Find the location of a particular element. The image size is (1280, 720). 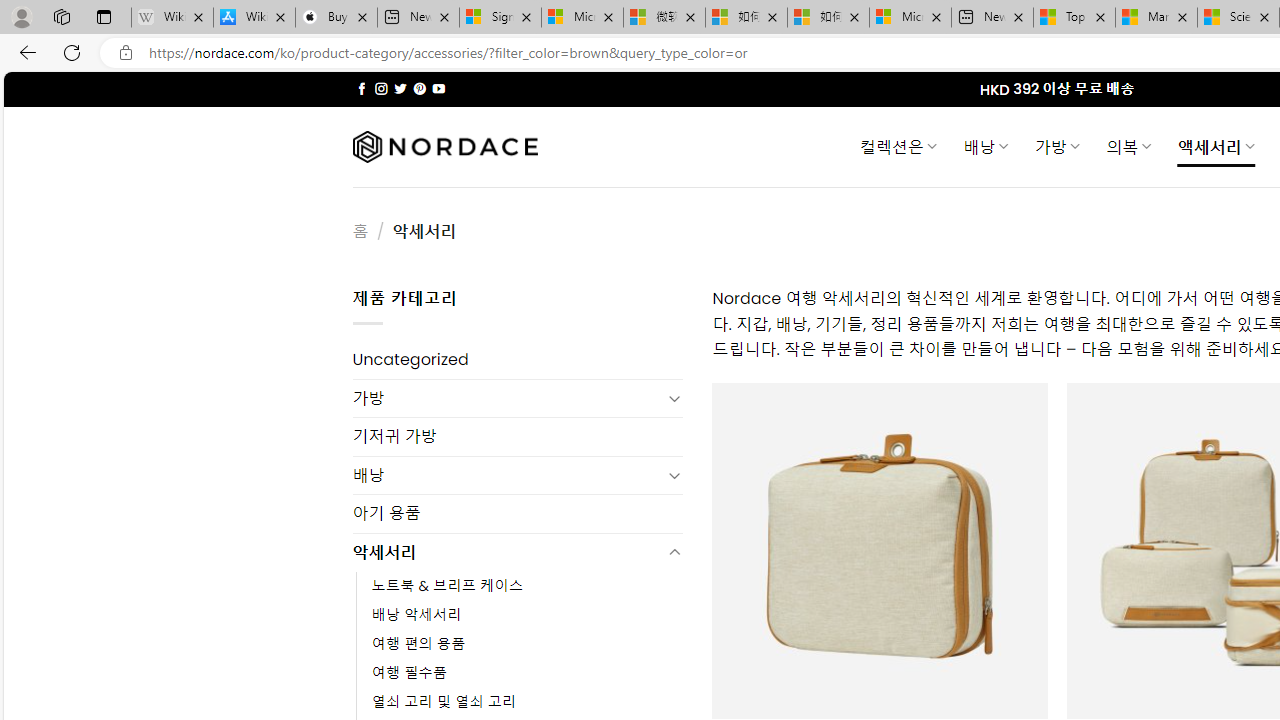

'Follow on Pinterest' is located at coordinates (418, 88).